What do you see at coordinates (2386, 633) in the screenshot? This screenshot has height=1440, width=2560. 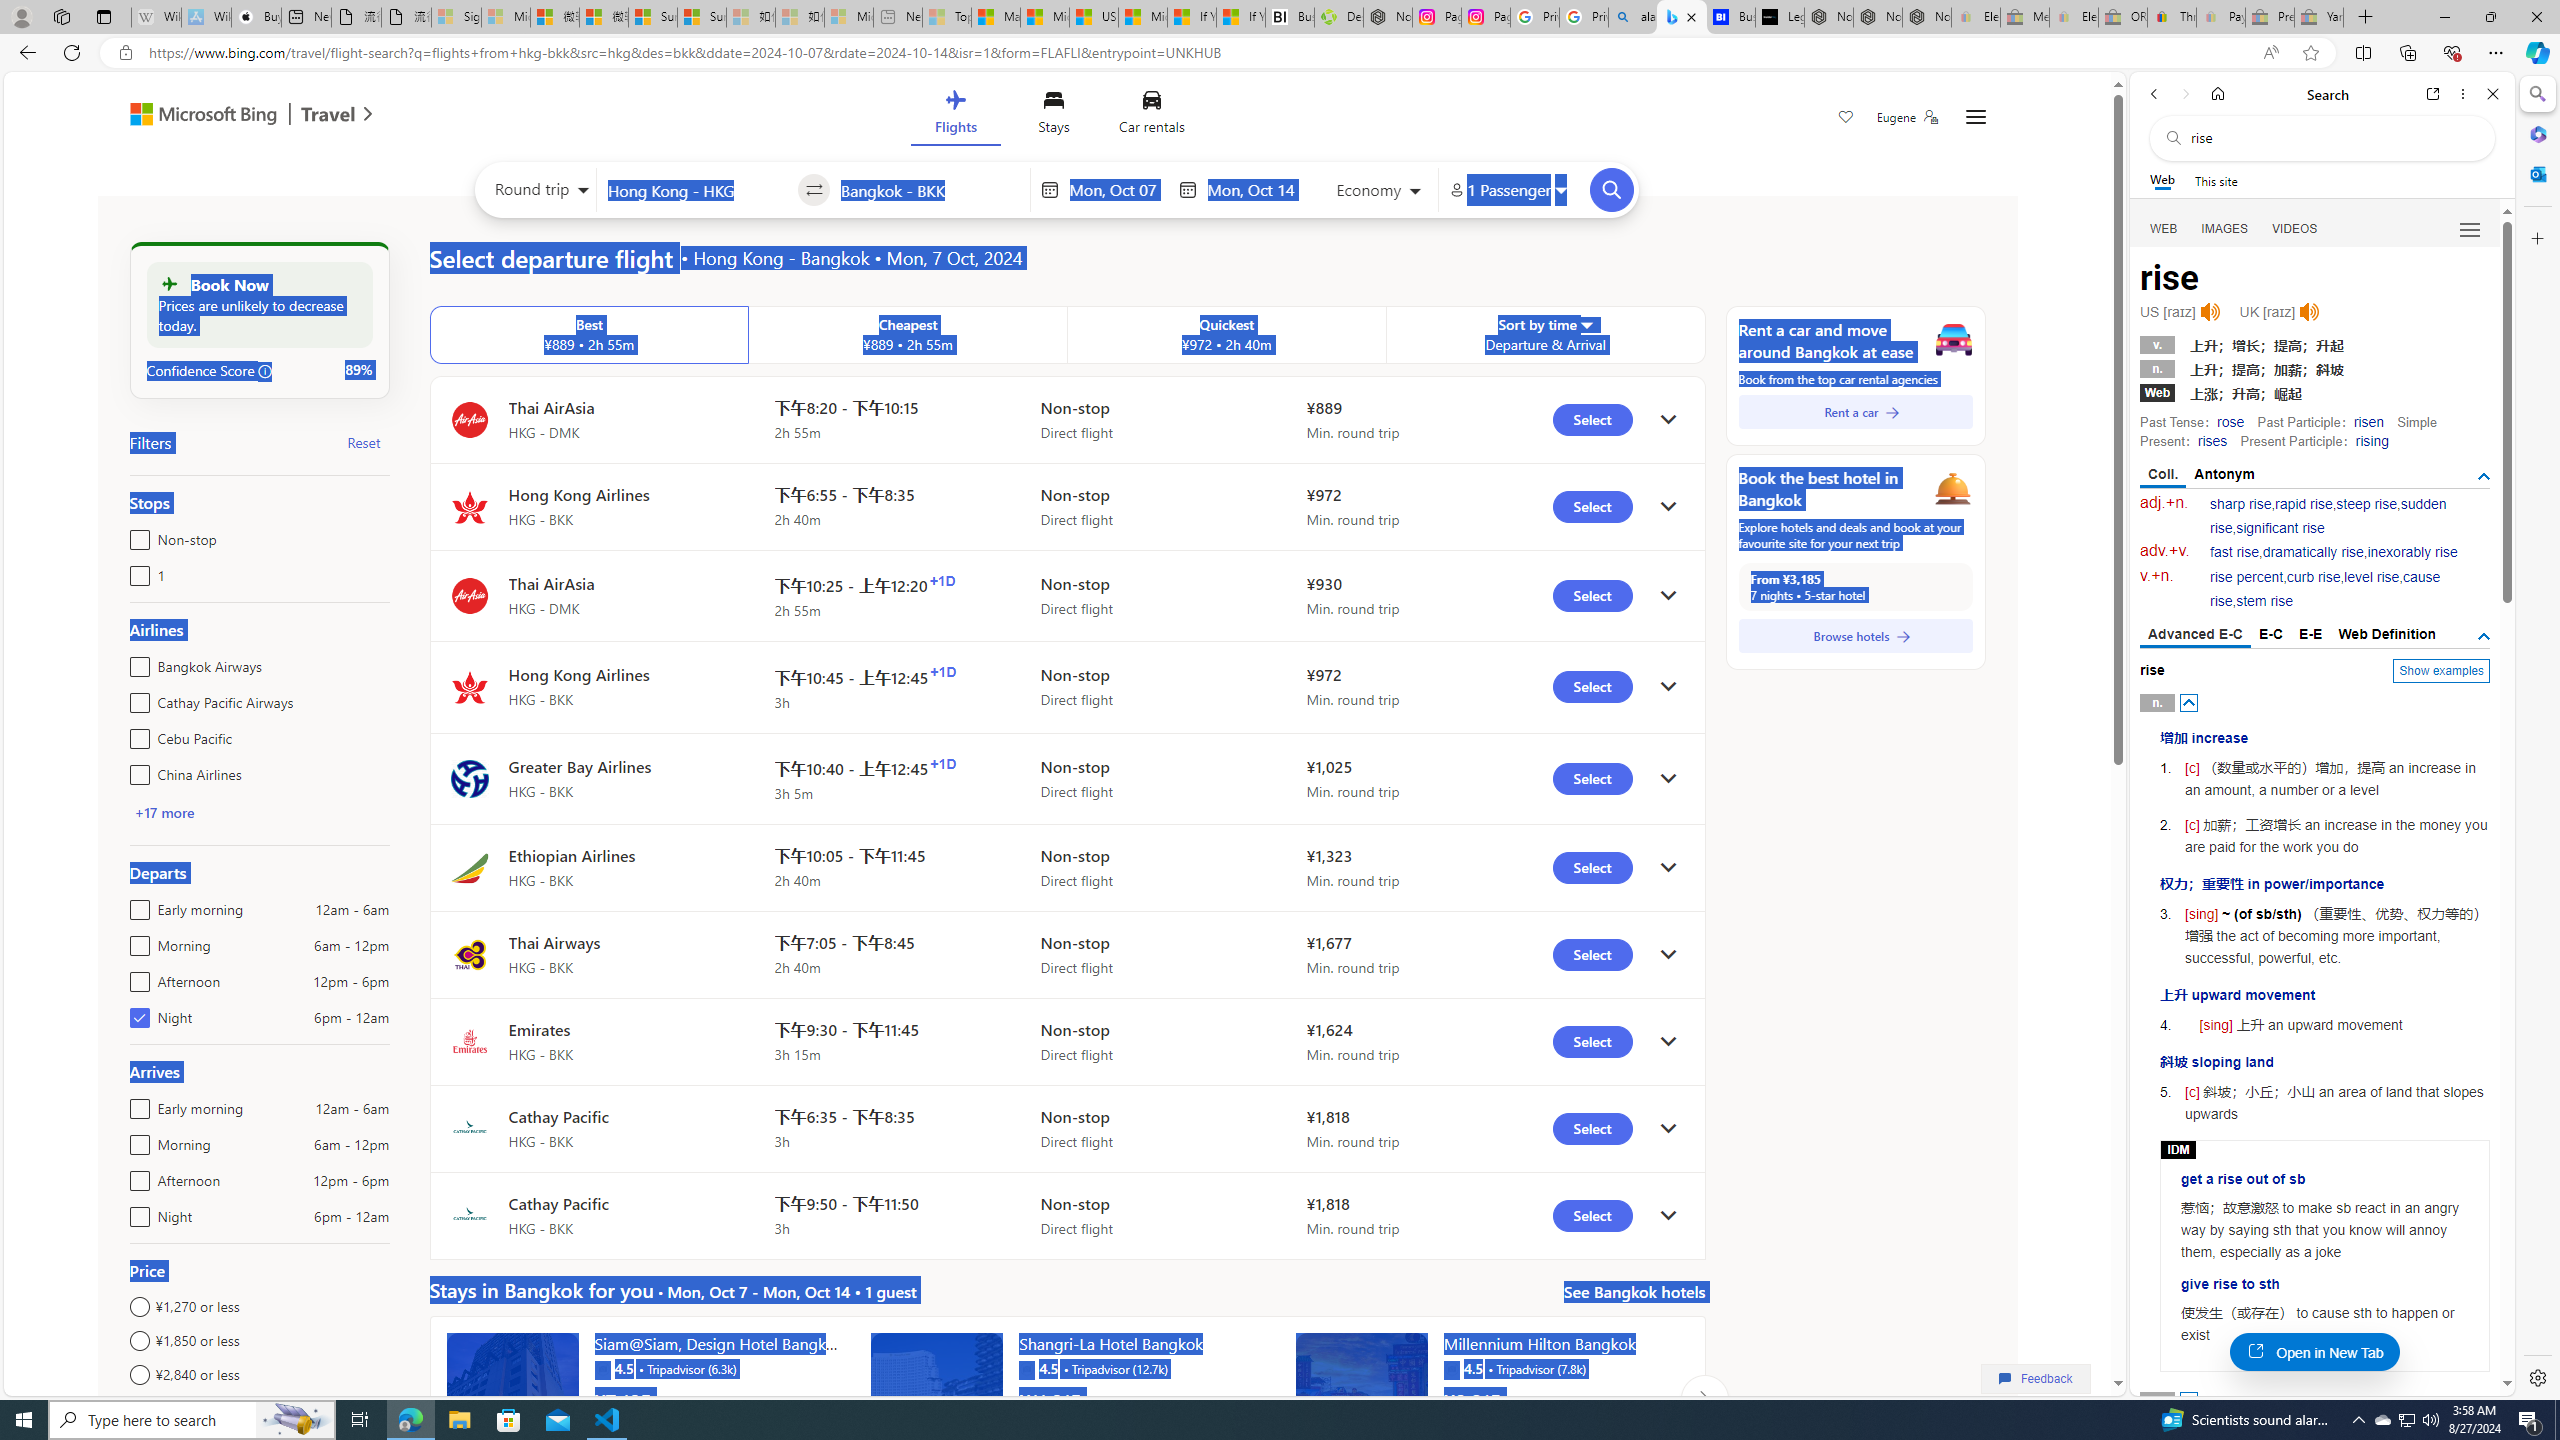 I see `'Web Definition'` at bounding box center [2386, 633].